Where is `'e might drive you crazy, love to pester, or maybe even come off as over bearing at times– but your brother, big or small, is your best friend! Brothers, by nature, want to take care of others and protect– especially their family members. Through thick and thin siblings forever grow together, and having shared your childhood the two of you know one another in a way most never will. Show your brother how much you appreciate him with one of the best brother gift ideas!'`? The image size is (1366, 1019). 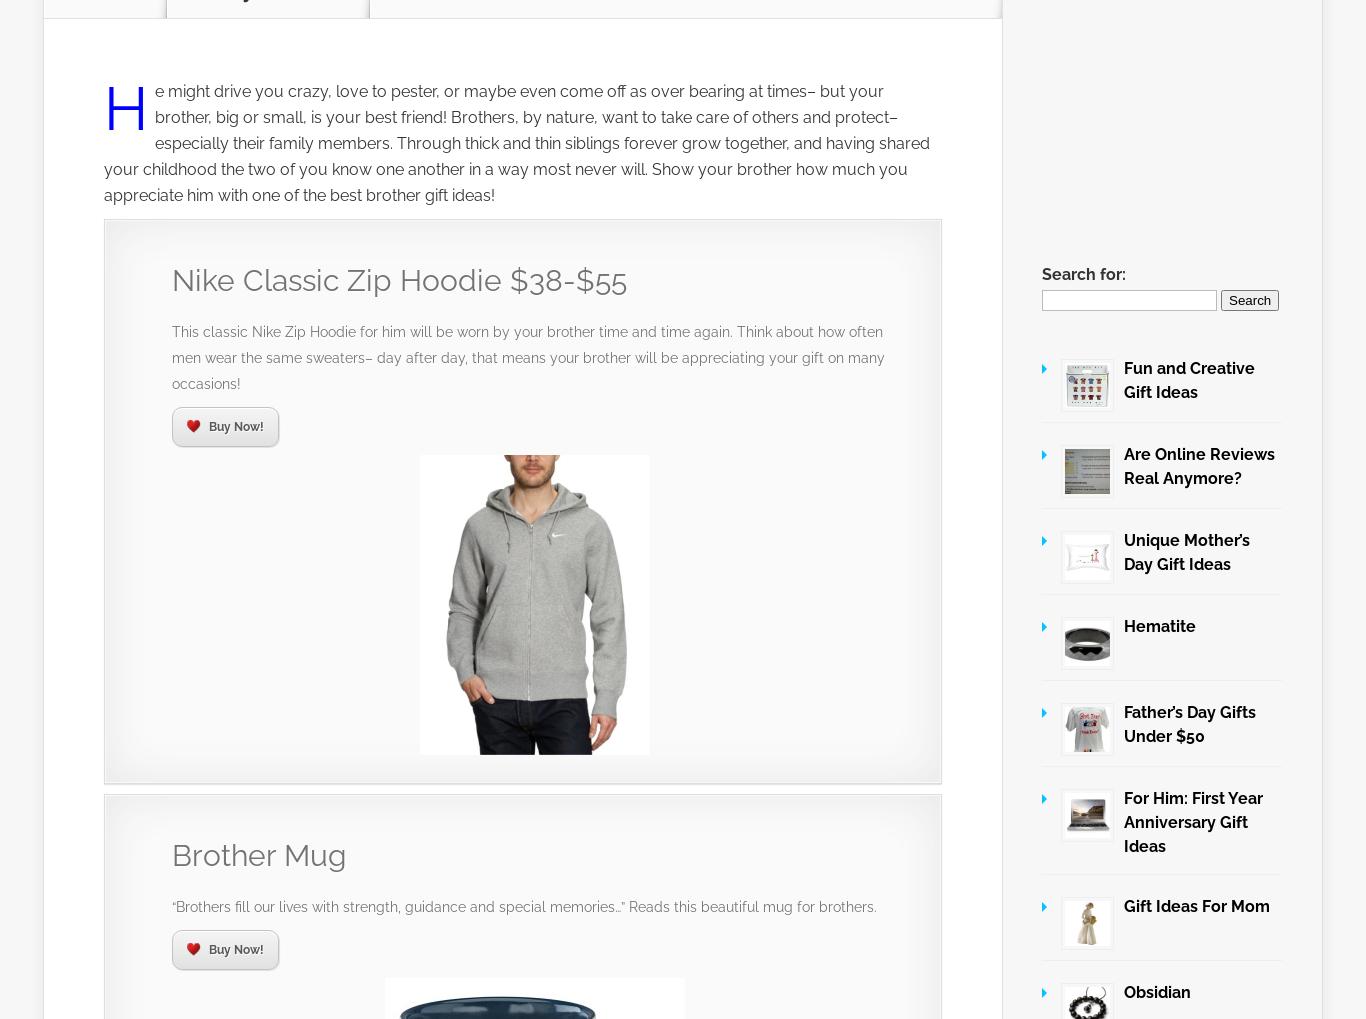 'e might drive you crazy, love to pester, or maybe even come off as over bearing at times– but your brother, big or small, is your best friend! Brothers, by nature, want to take care of others and protect– especially their family members. Through thick and thin siblings forever grow together, and having shared your childhood the two of you know one another in a way most never will. Show your brother how much you appreciate him with one of the best brother gift ideas!' is located at coordinates (517, 143).